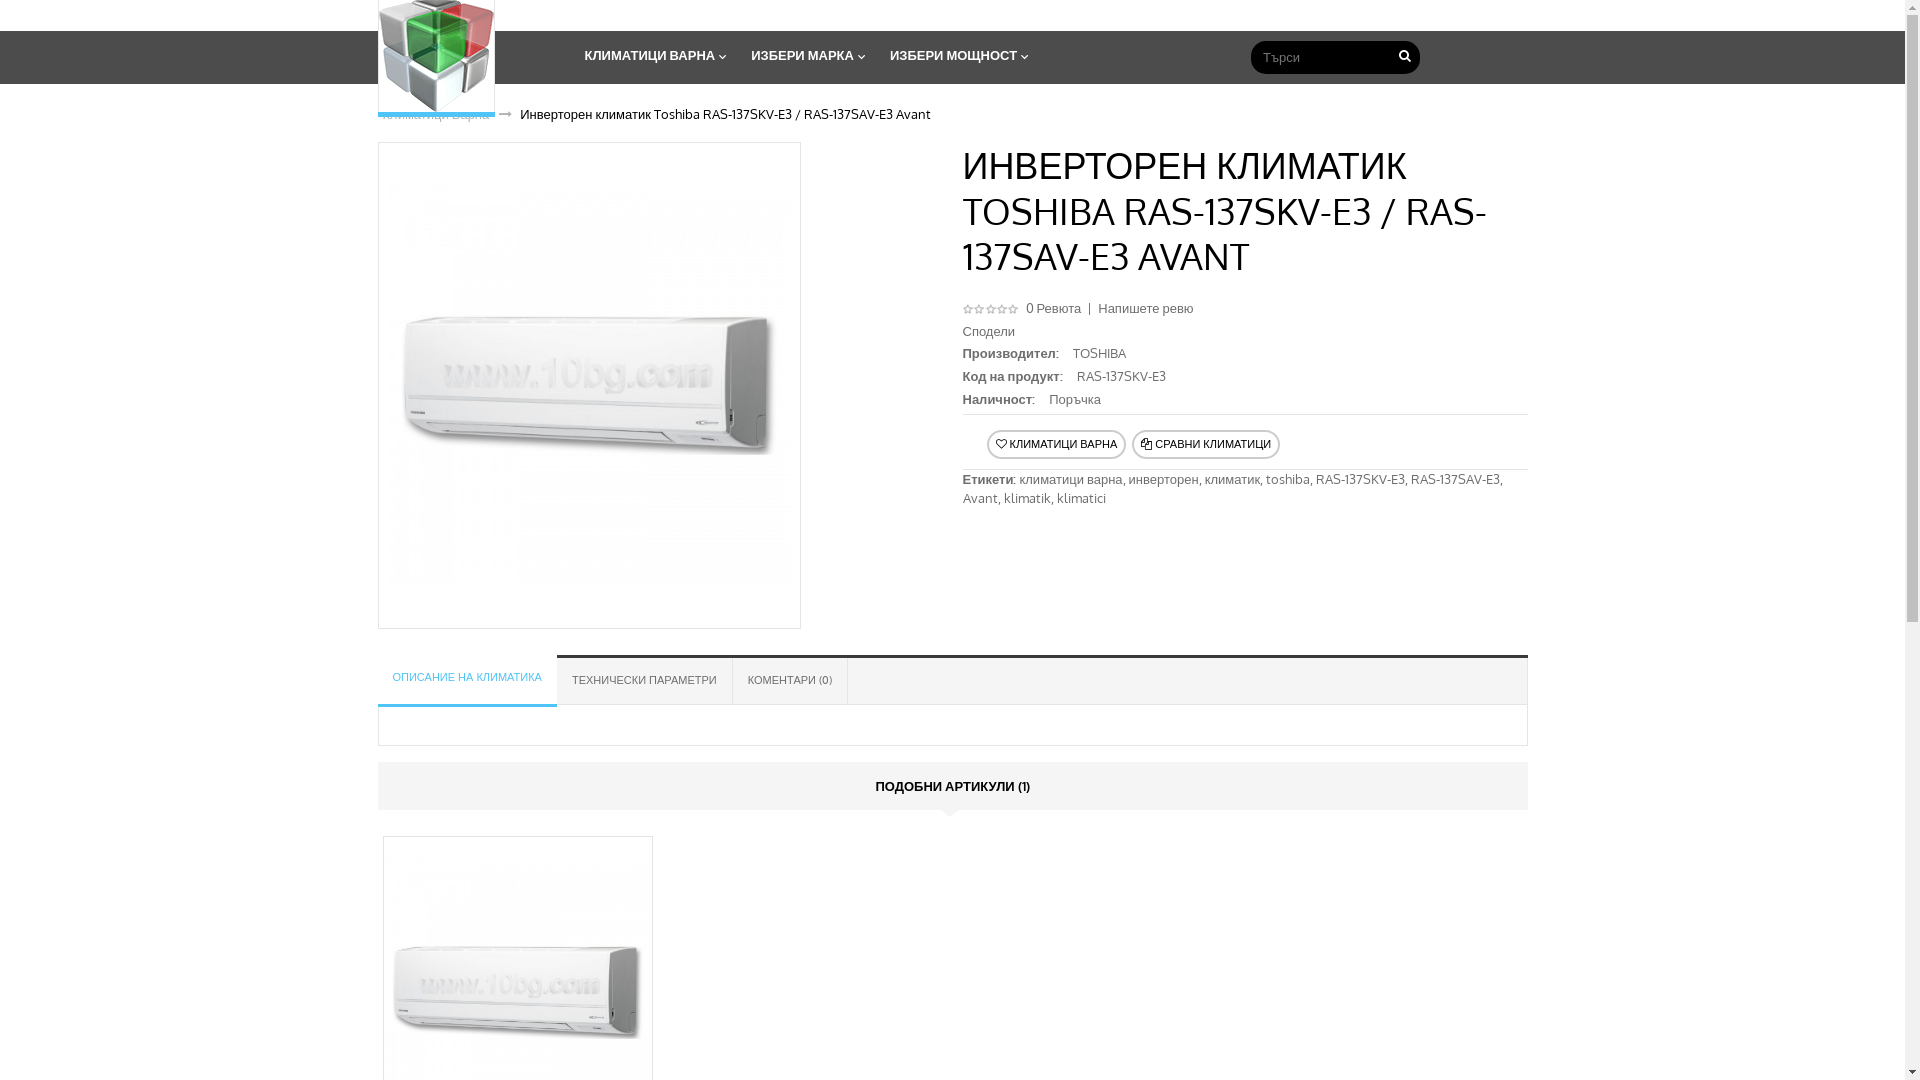 The width and height of the screenshot is (1920, 1080). What do you see at coordinates (1287, 478) in the screenshot?
I see `'toshiba'` at bounding box center [1287, 478].